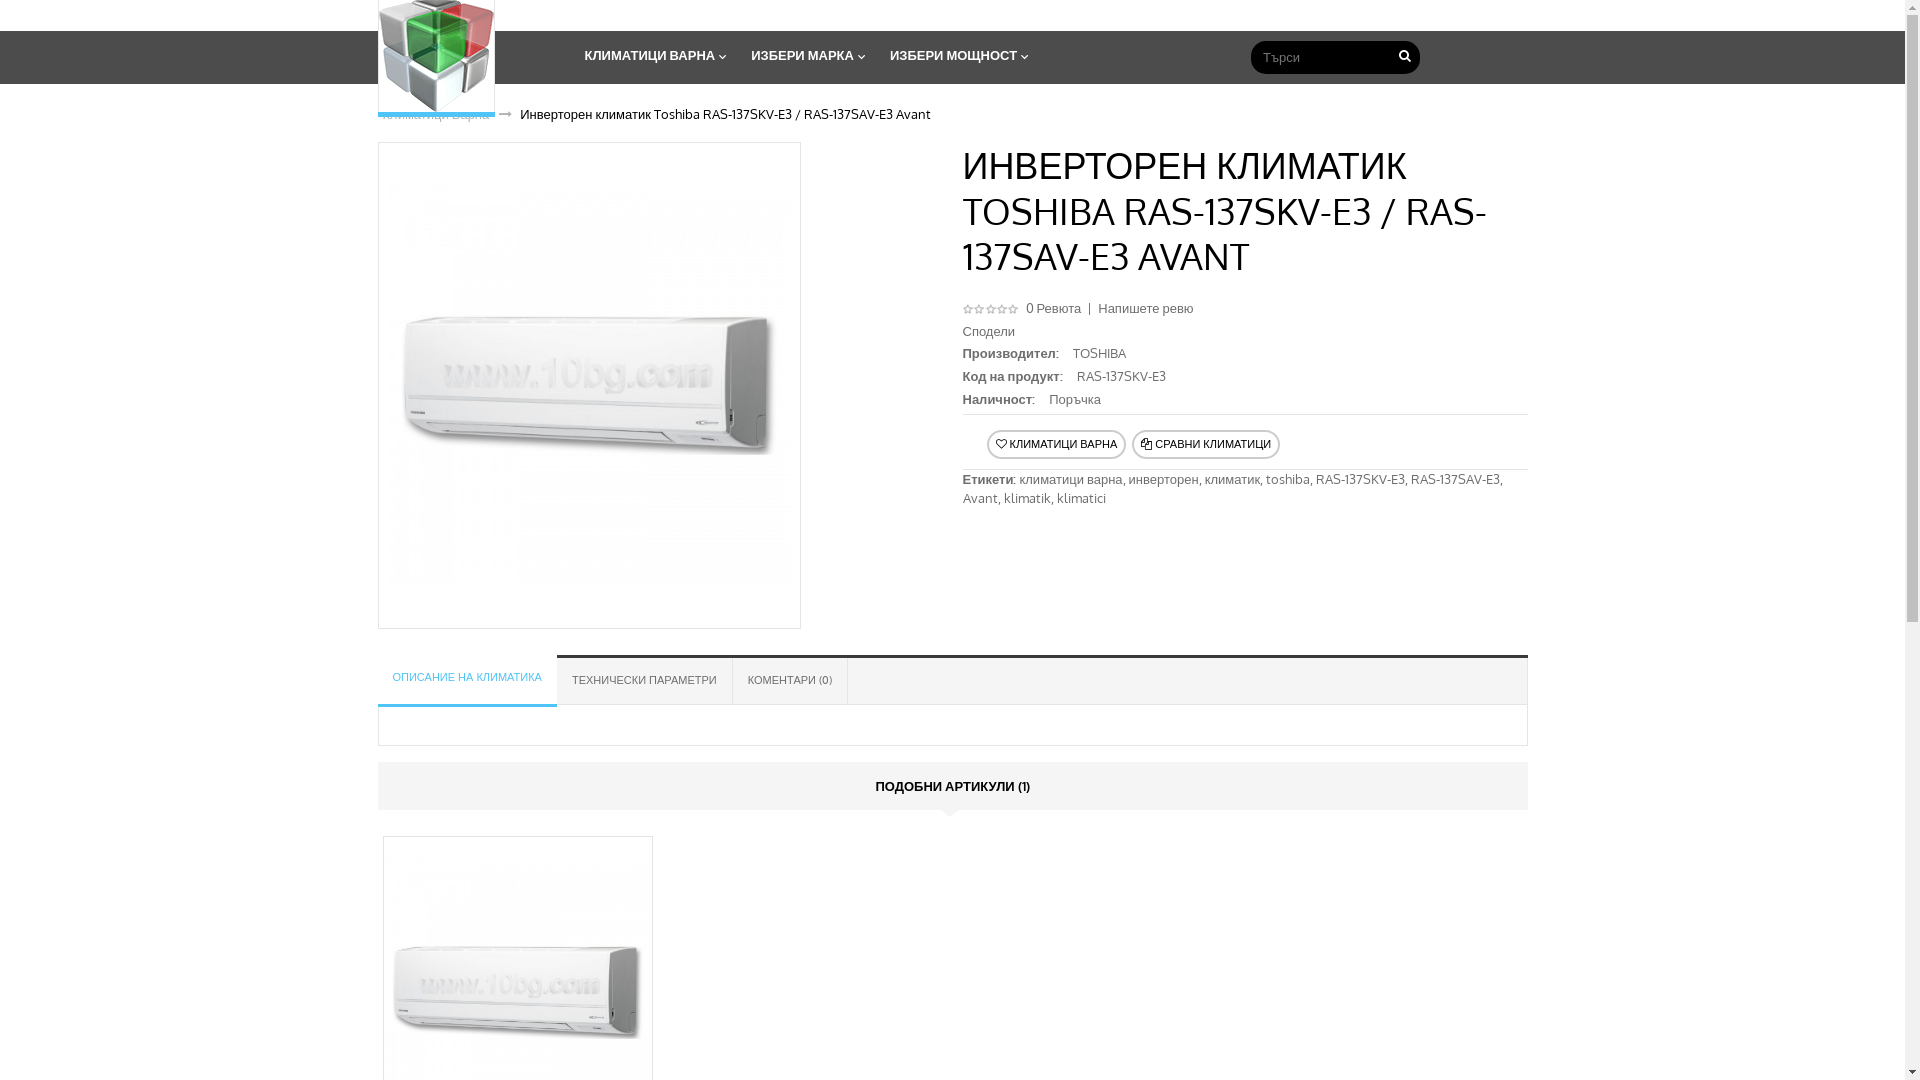 The width and height of the screenshot is (1920, 1080). What do you see at coordinates (1287, 478) in the screenshot?
I see `'toshiba'` at bounding box center [1287, 478].